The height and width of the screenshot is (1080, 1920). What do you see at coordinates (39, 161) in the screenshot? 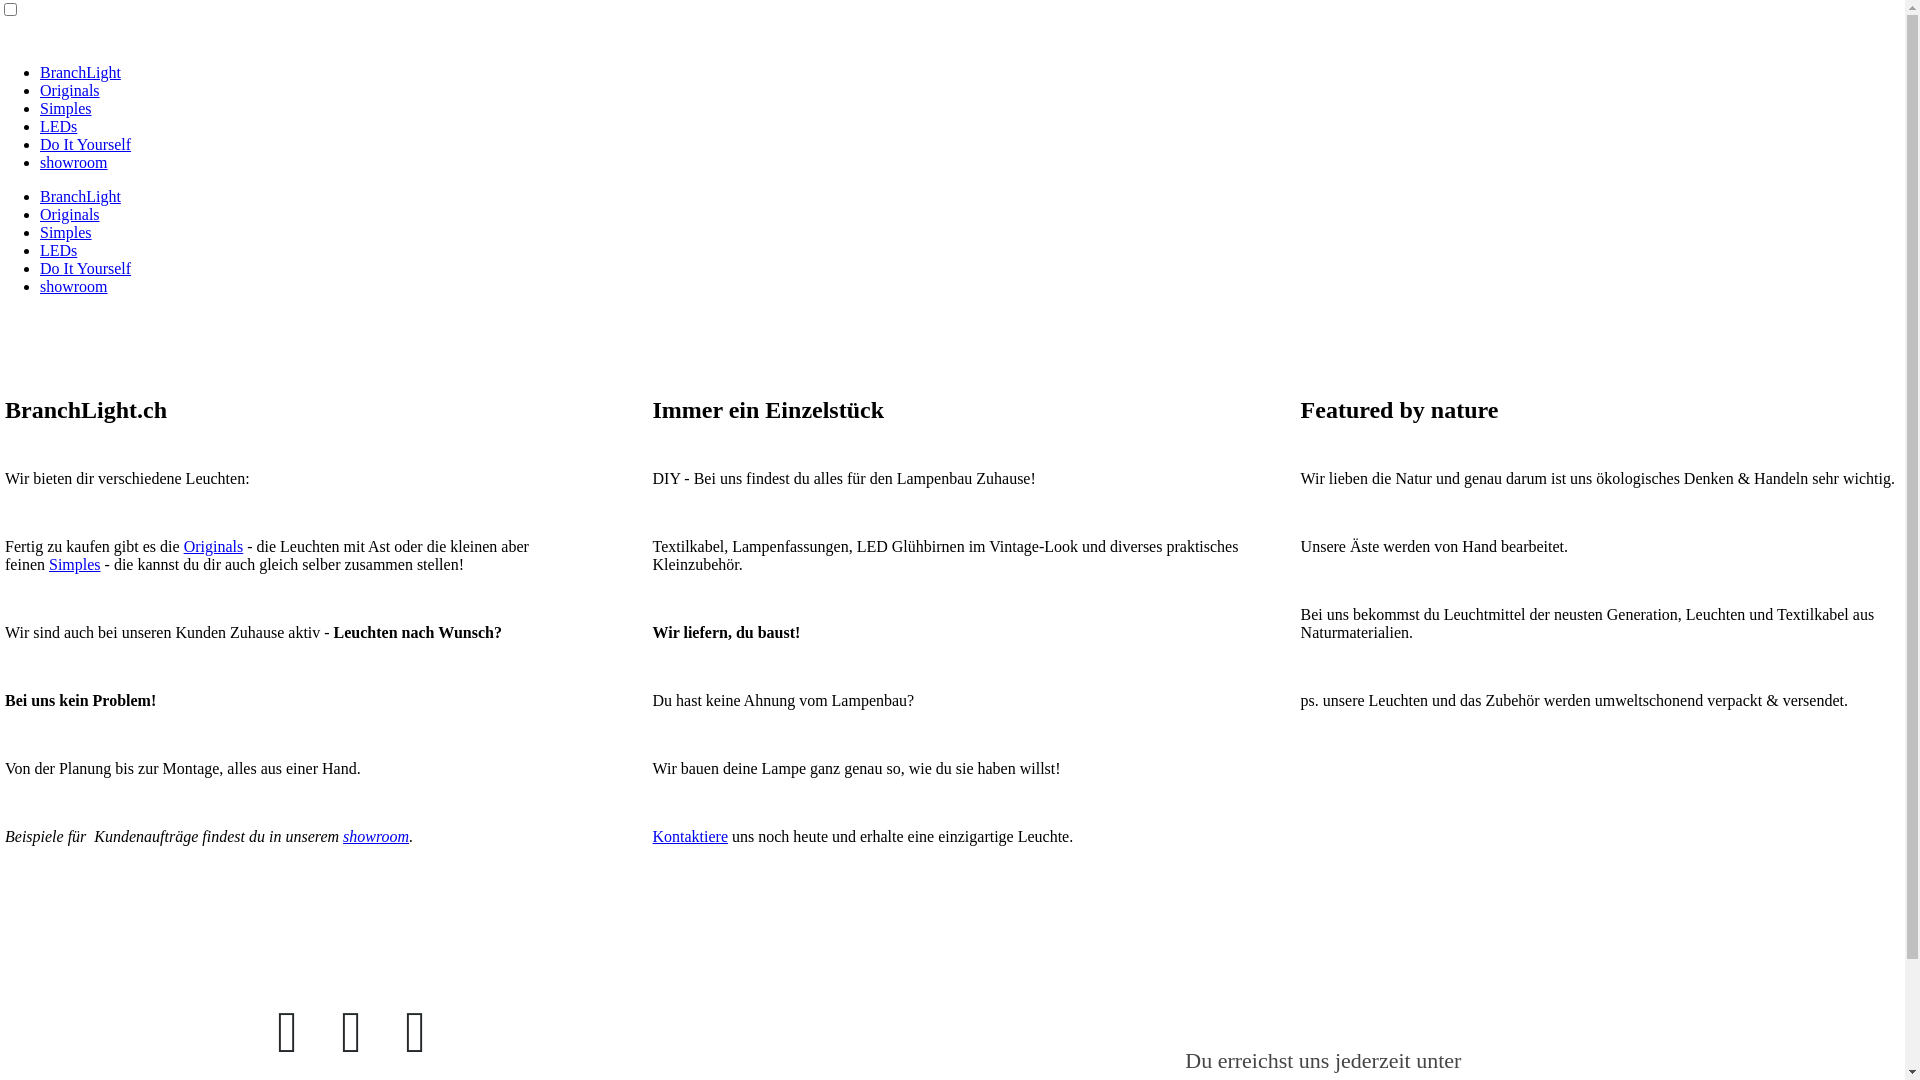
I see `'showroom'` at bounding box center [39, 161].